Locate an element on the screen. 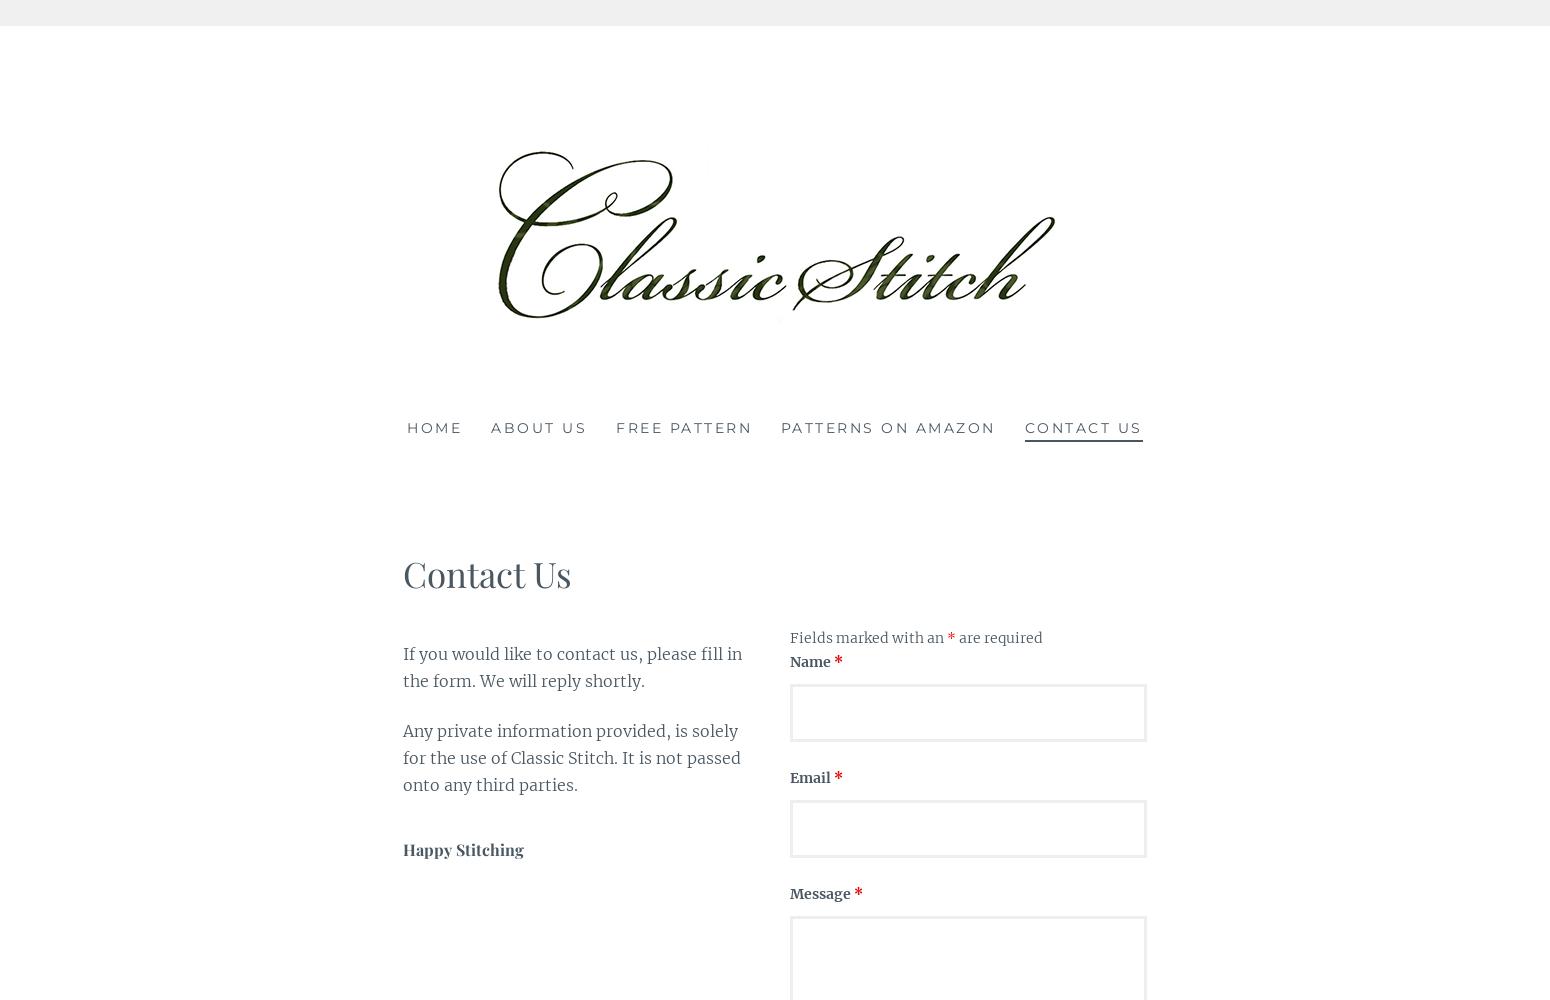  'About Us' is located at coordinates (537, 427).